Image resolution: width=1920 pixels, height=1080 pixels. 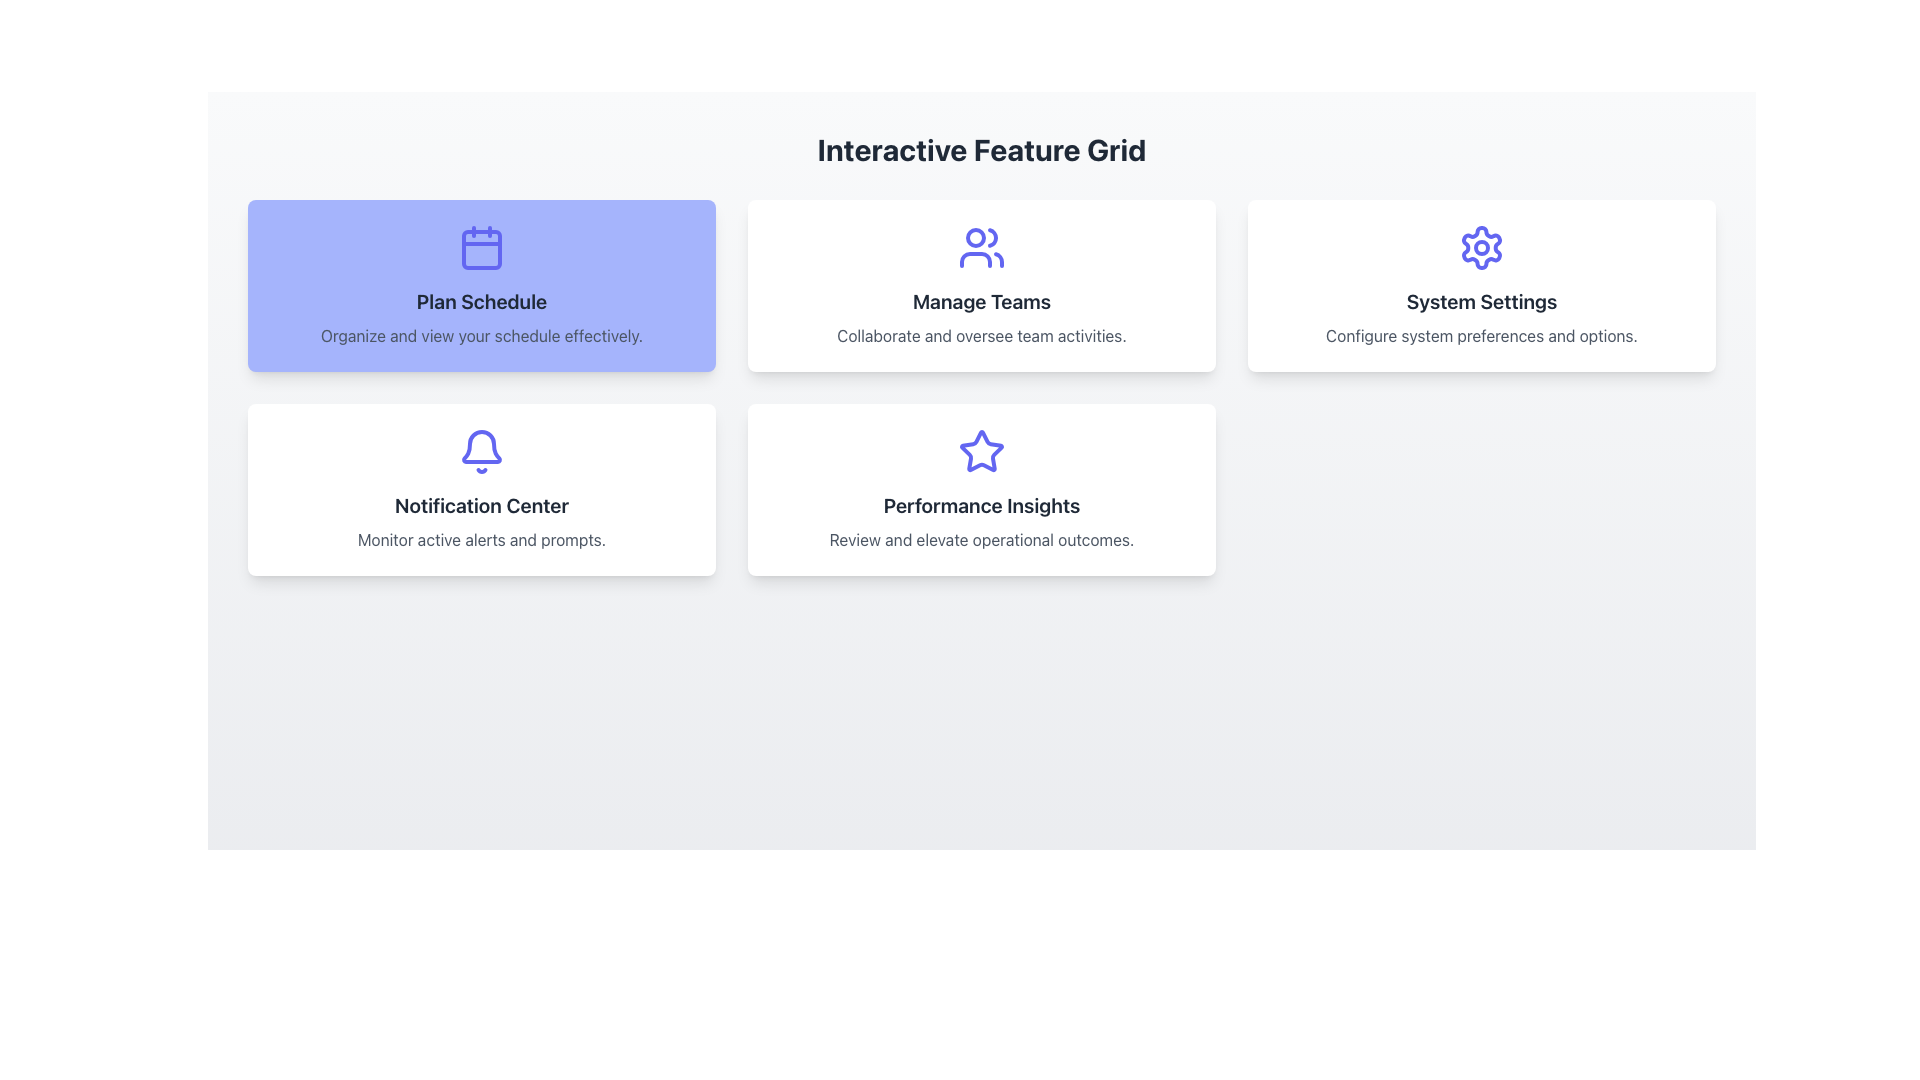 I want to click on the notification bell icon located in the Notification Center card, which indicates alerts or updates, so click(x=481, y=451).